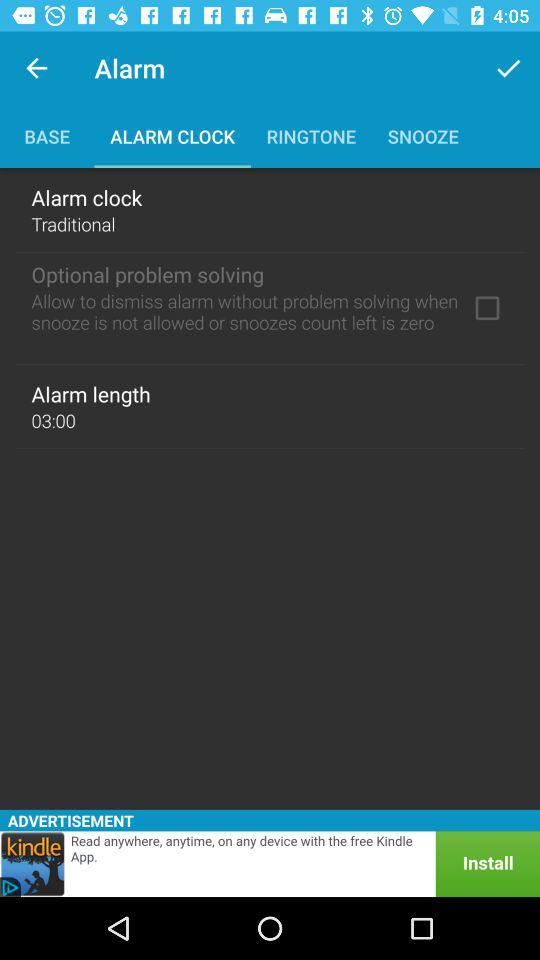 The width and height of the screenshot is (540, 960). Describe the element at coordinates (36, 68) in the screenshot. I see `the icon above the base` at that location.